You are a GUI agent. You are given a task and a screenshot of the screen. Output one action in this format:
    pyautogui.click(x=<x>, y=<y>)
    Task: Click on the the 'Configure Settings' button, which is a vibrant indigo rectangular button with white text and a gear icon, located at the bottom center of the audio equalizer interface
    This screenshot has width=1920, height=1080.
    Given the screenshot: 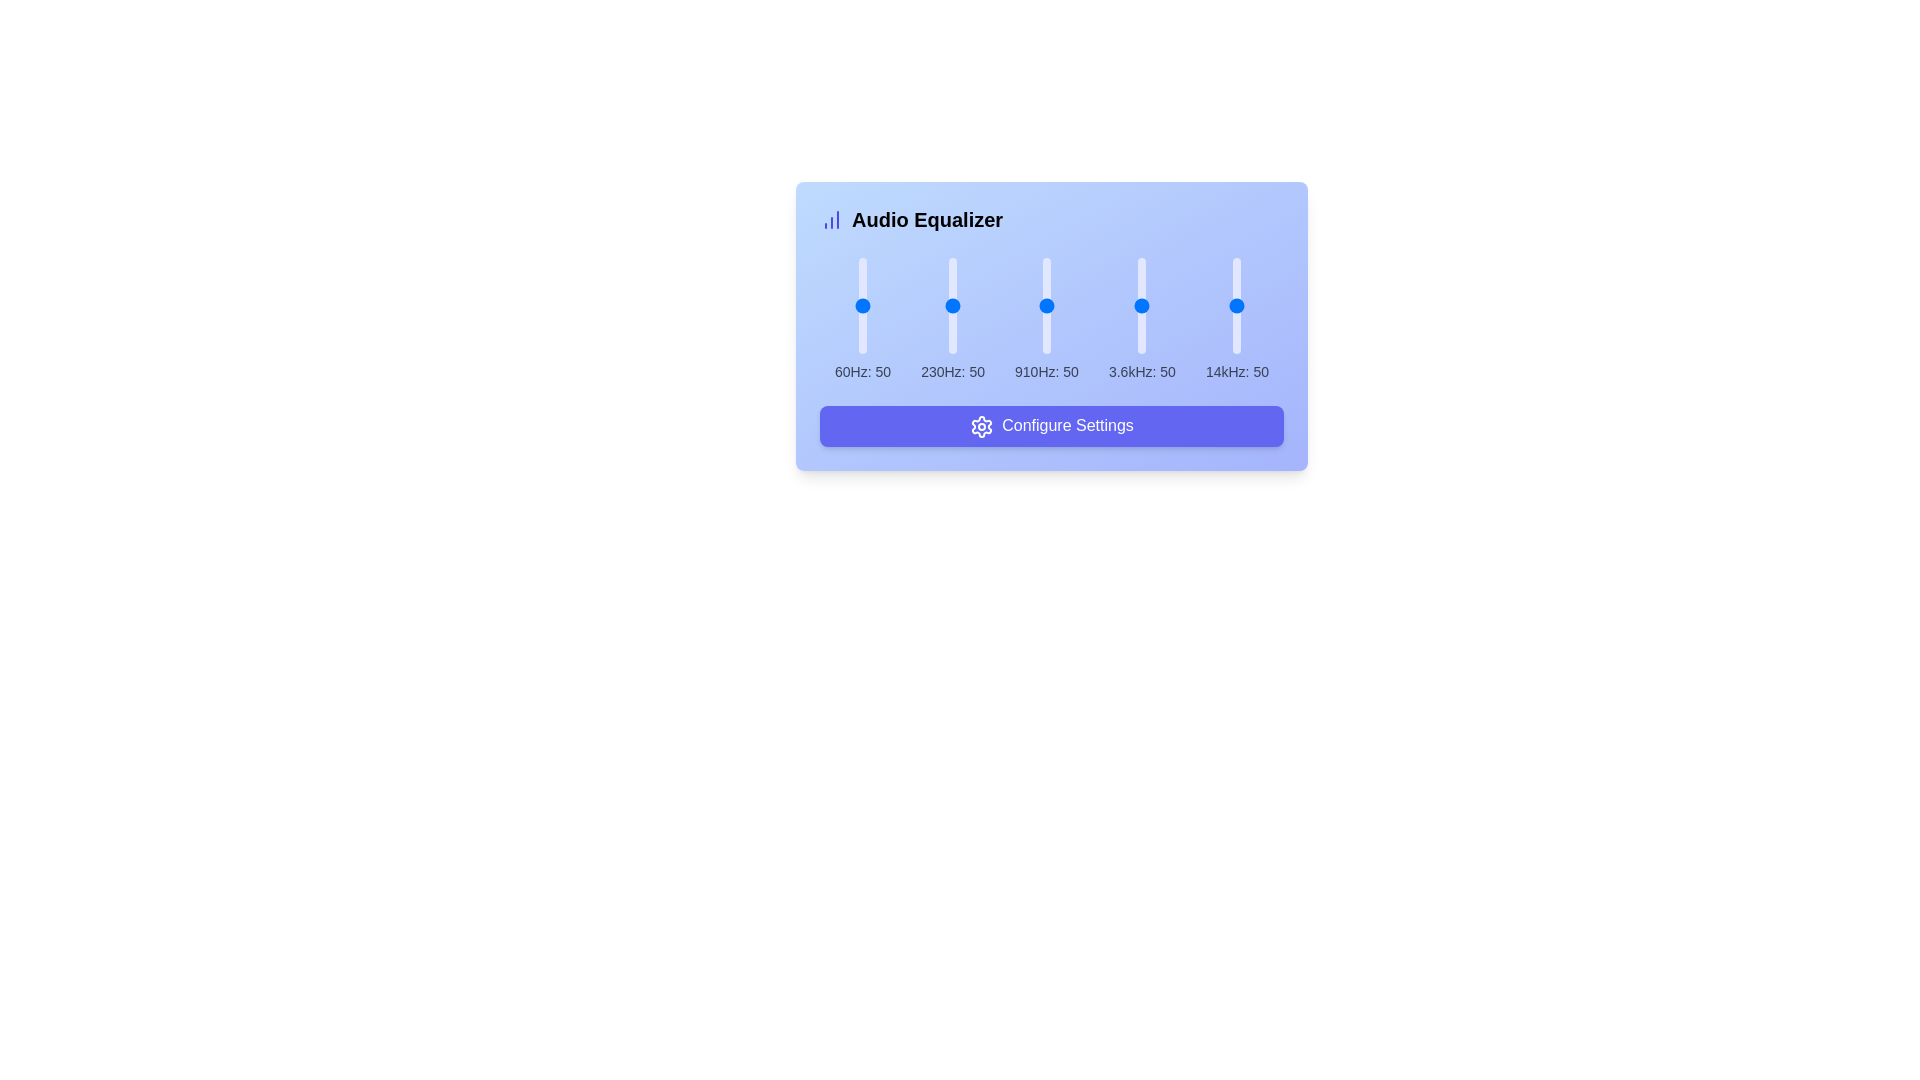 What is the action you would take?
    pyautogui.click(x=1050, y=424)
    